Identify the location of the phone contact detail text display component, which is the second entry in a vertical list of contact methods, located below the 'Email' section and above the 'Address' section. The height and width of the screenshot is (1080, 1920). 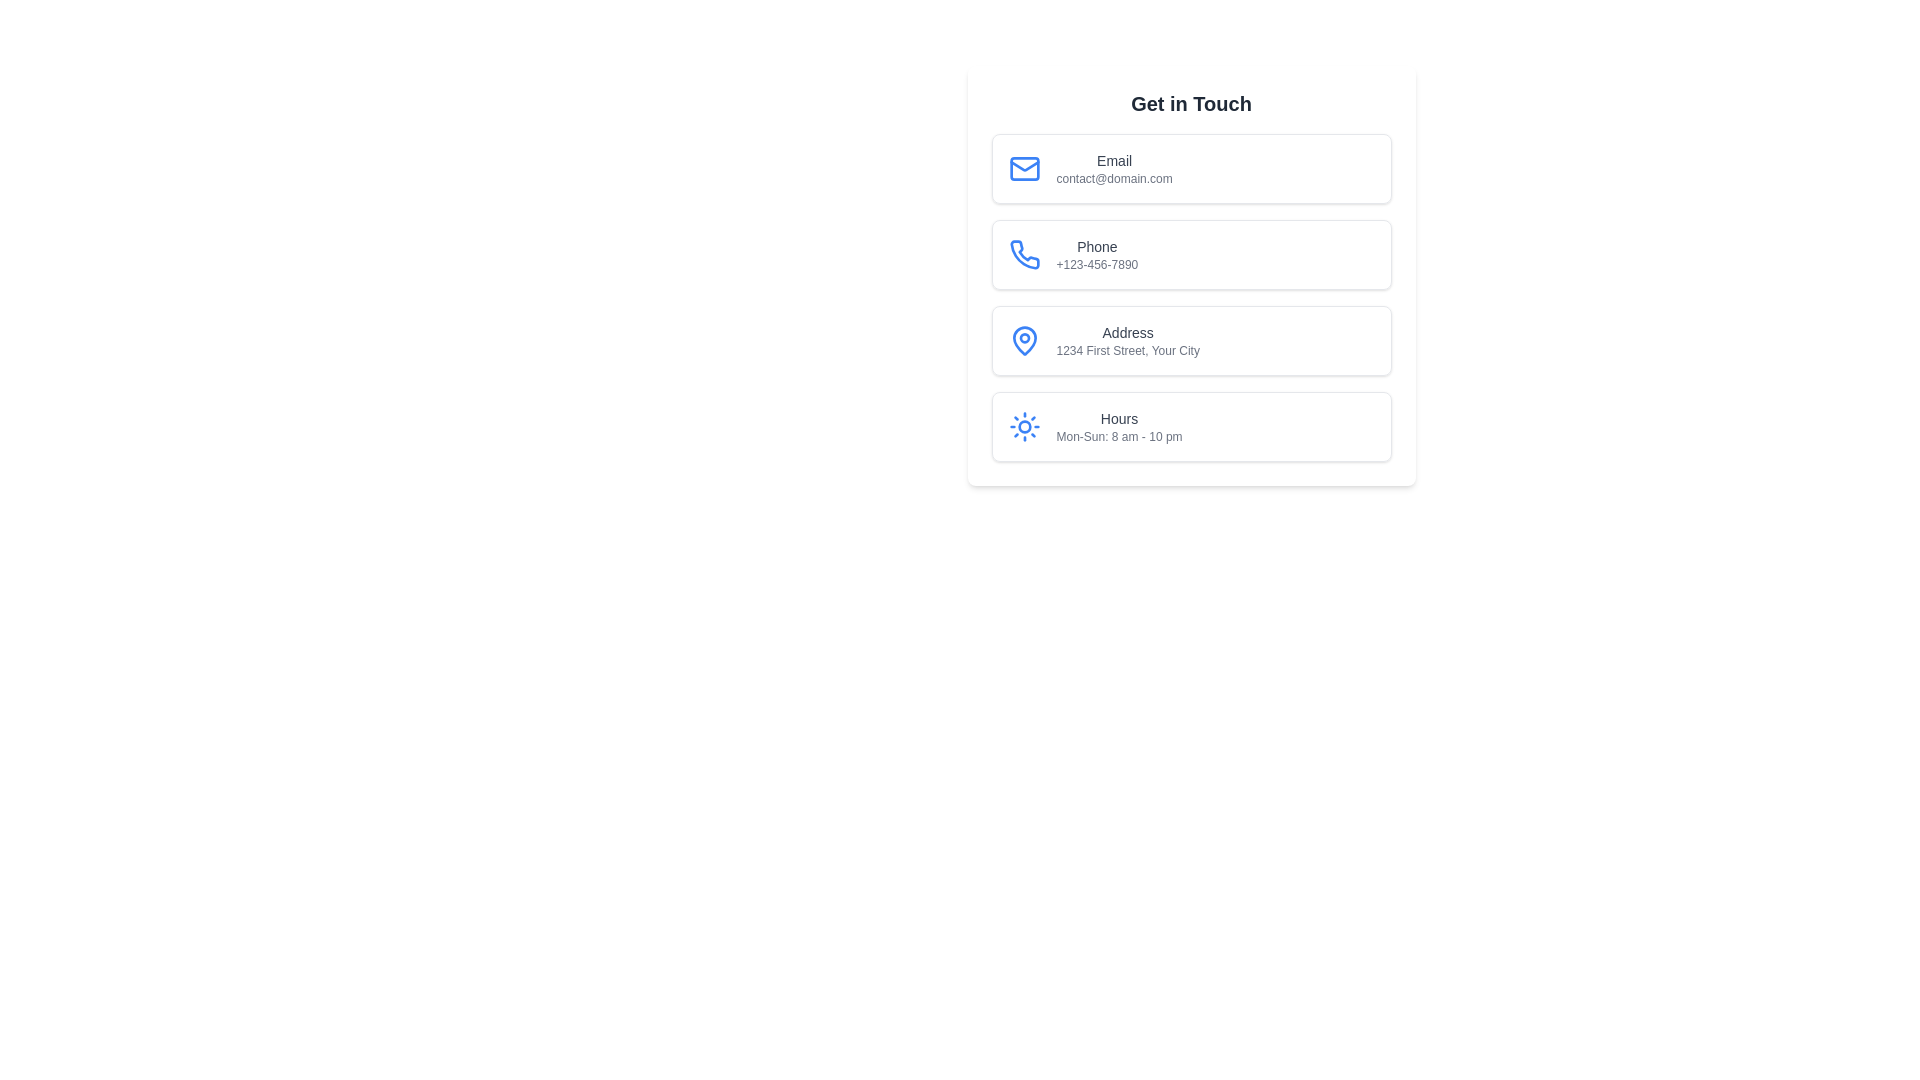
(1096, 253).